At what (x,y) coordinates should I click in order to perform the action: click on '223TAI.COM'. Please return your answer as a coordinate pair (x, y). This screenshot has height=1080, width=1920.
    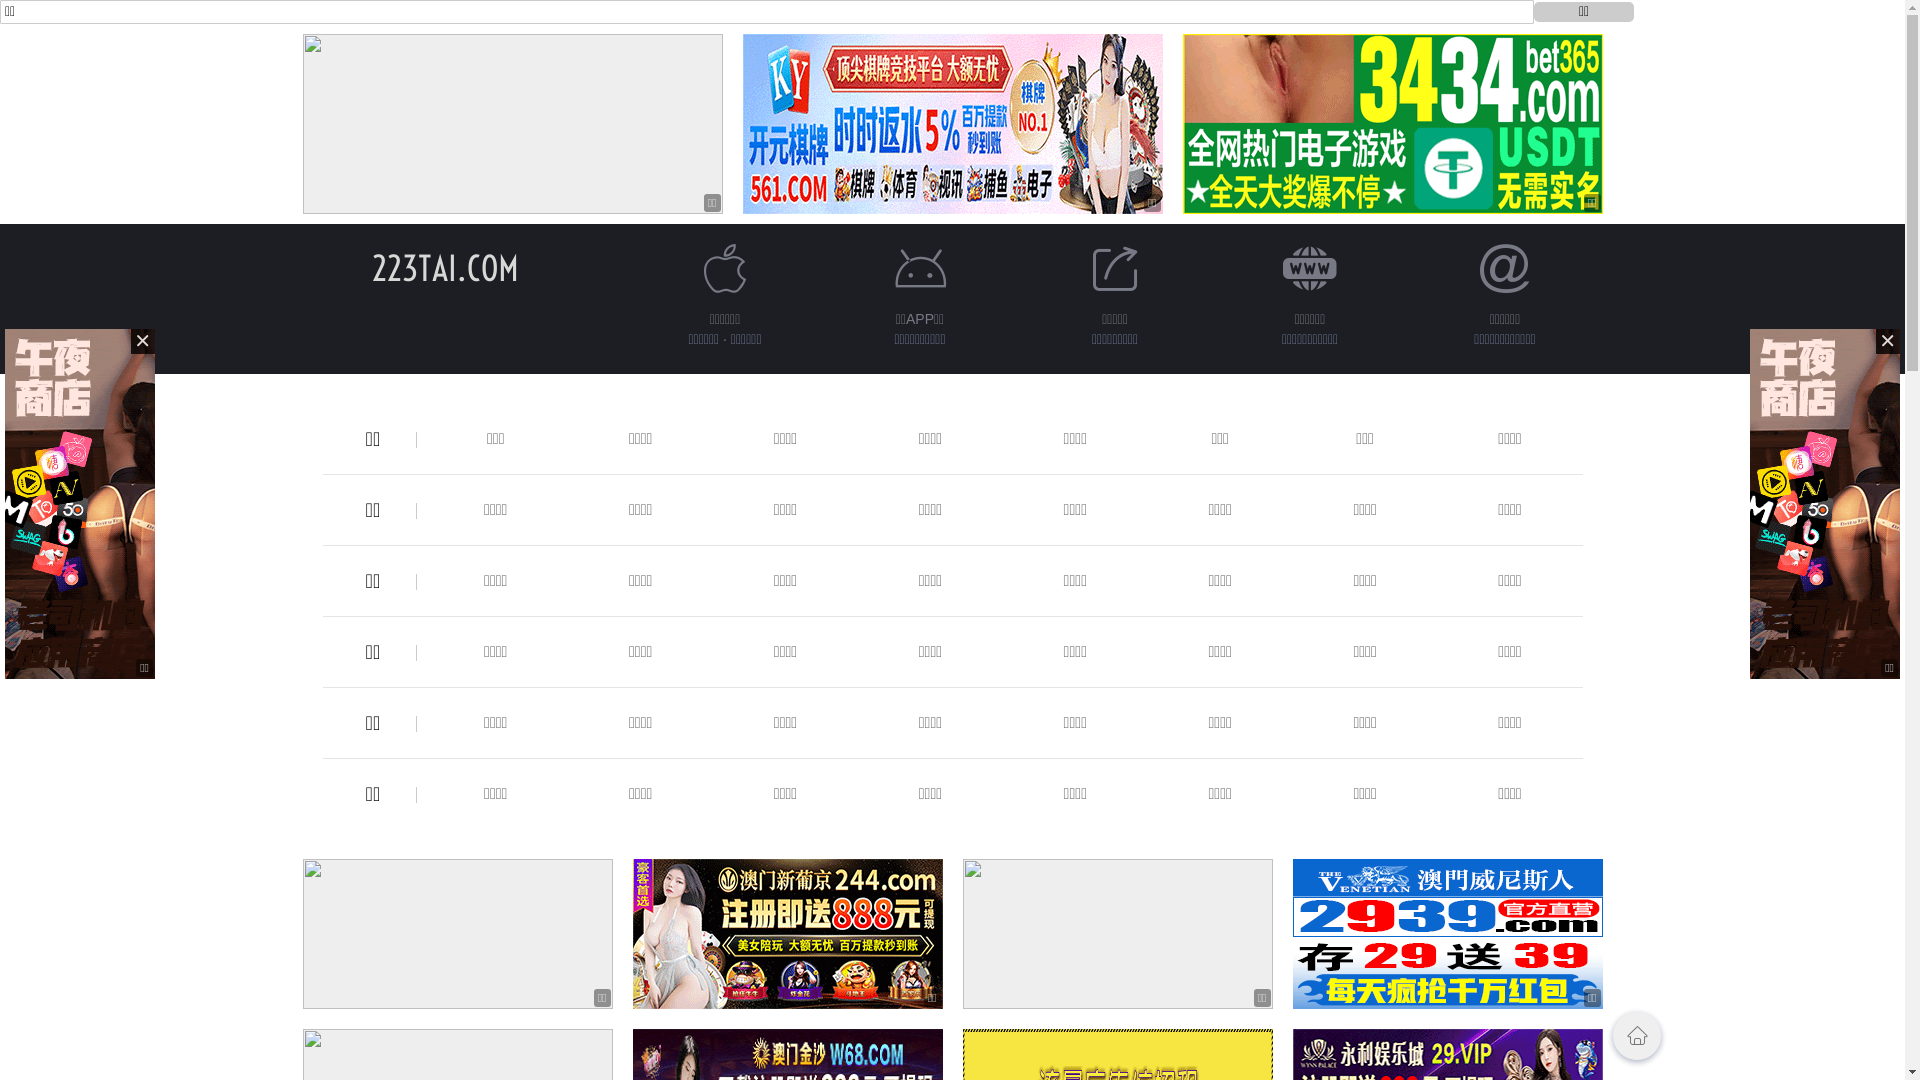
    Looking at the image, I should click on (444, 267).